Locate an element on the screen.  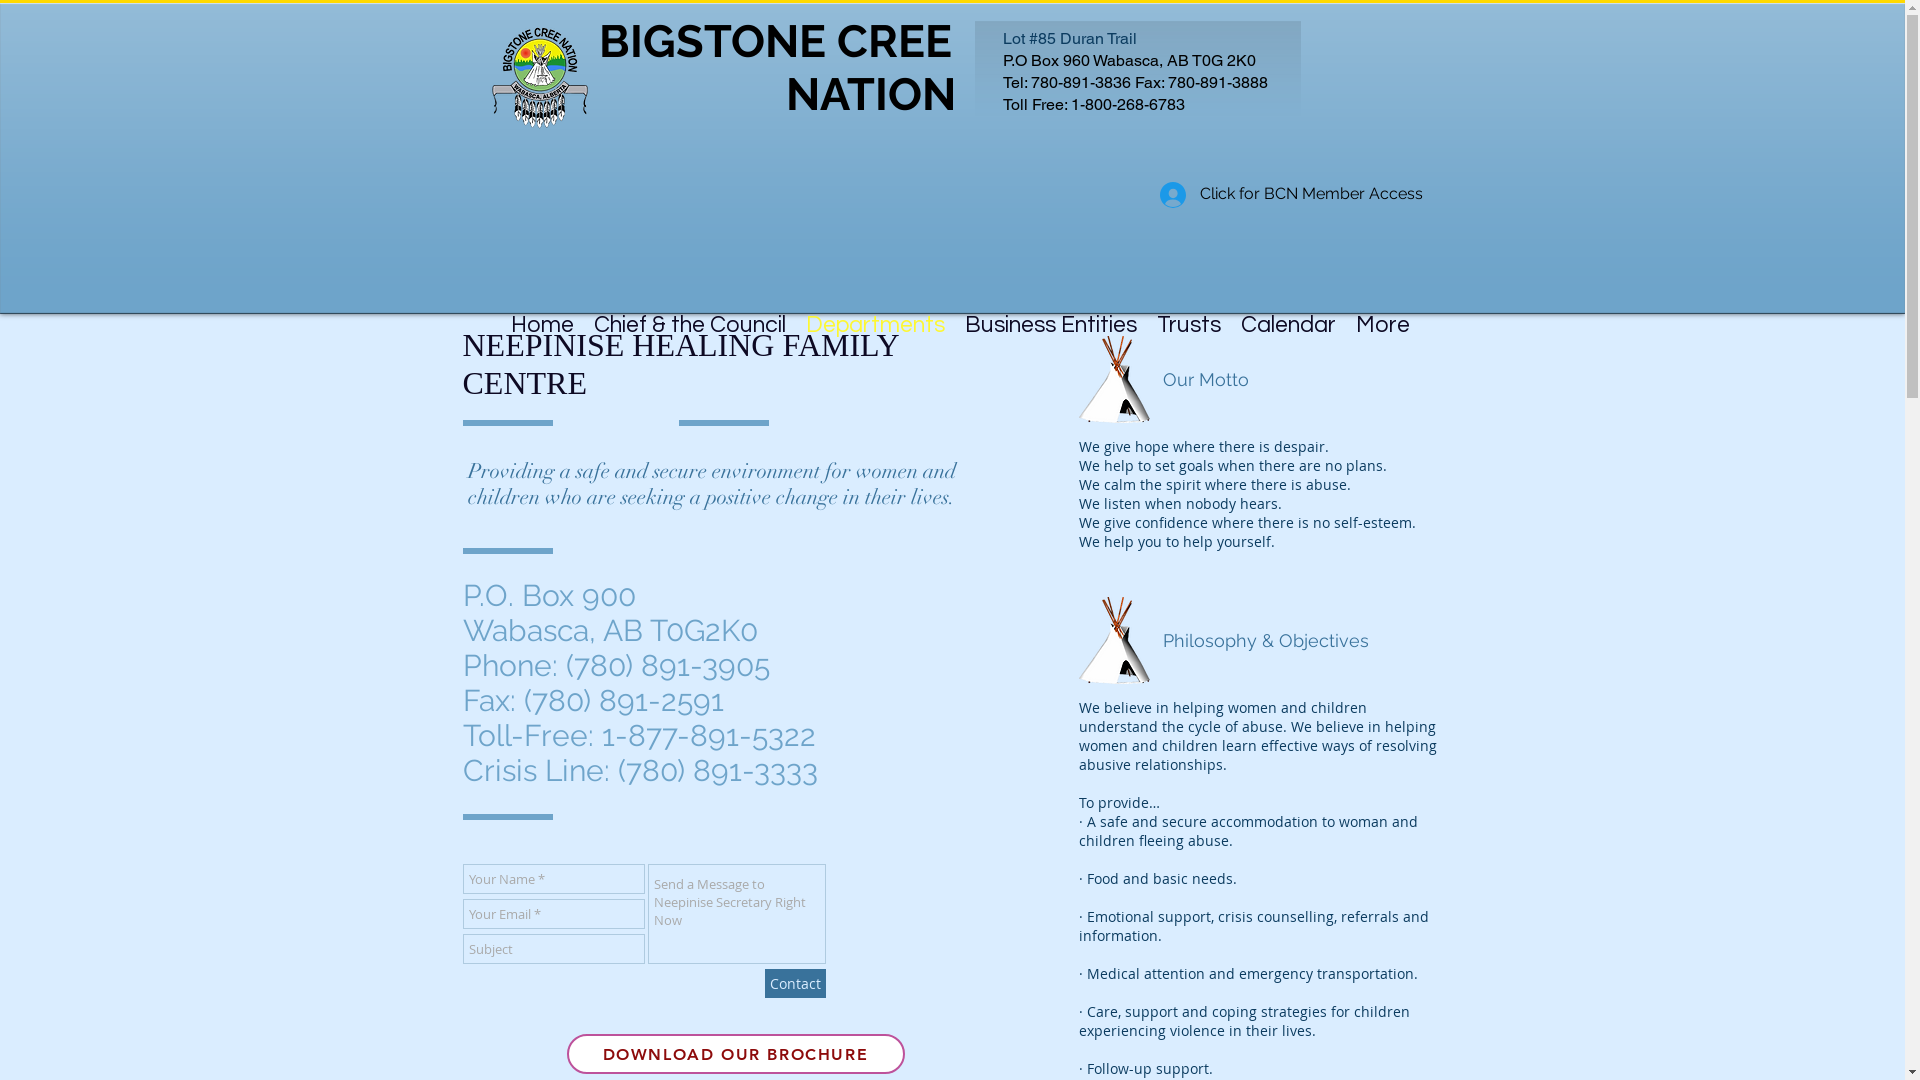
'Home' is located at coordinates (500, 311).